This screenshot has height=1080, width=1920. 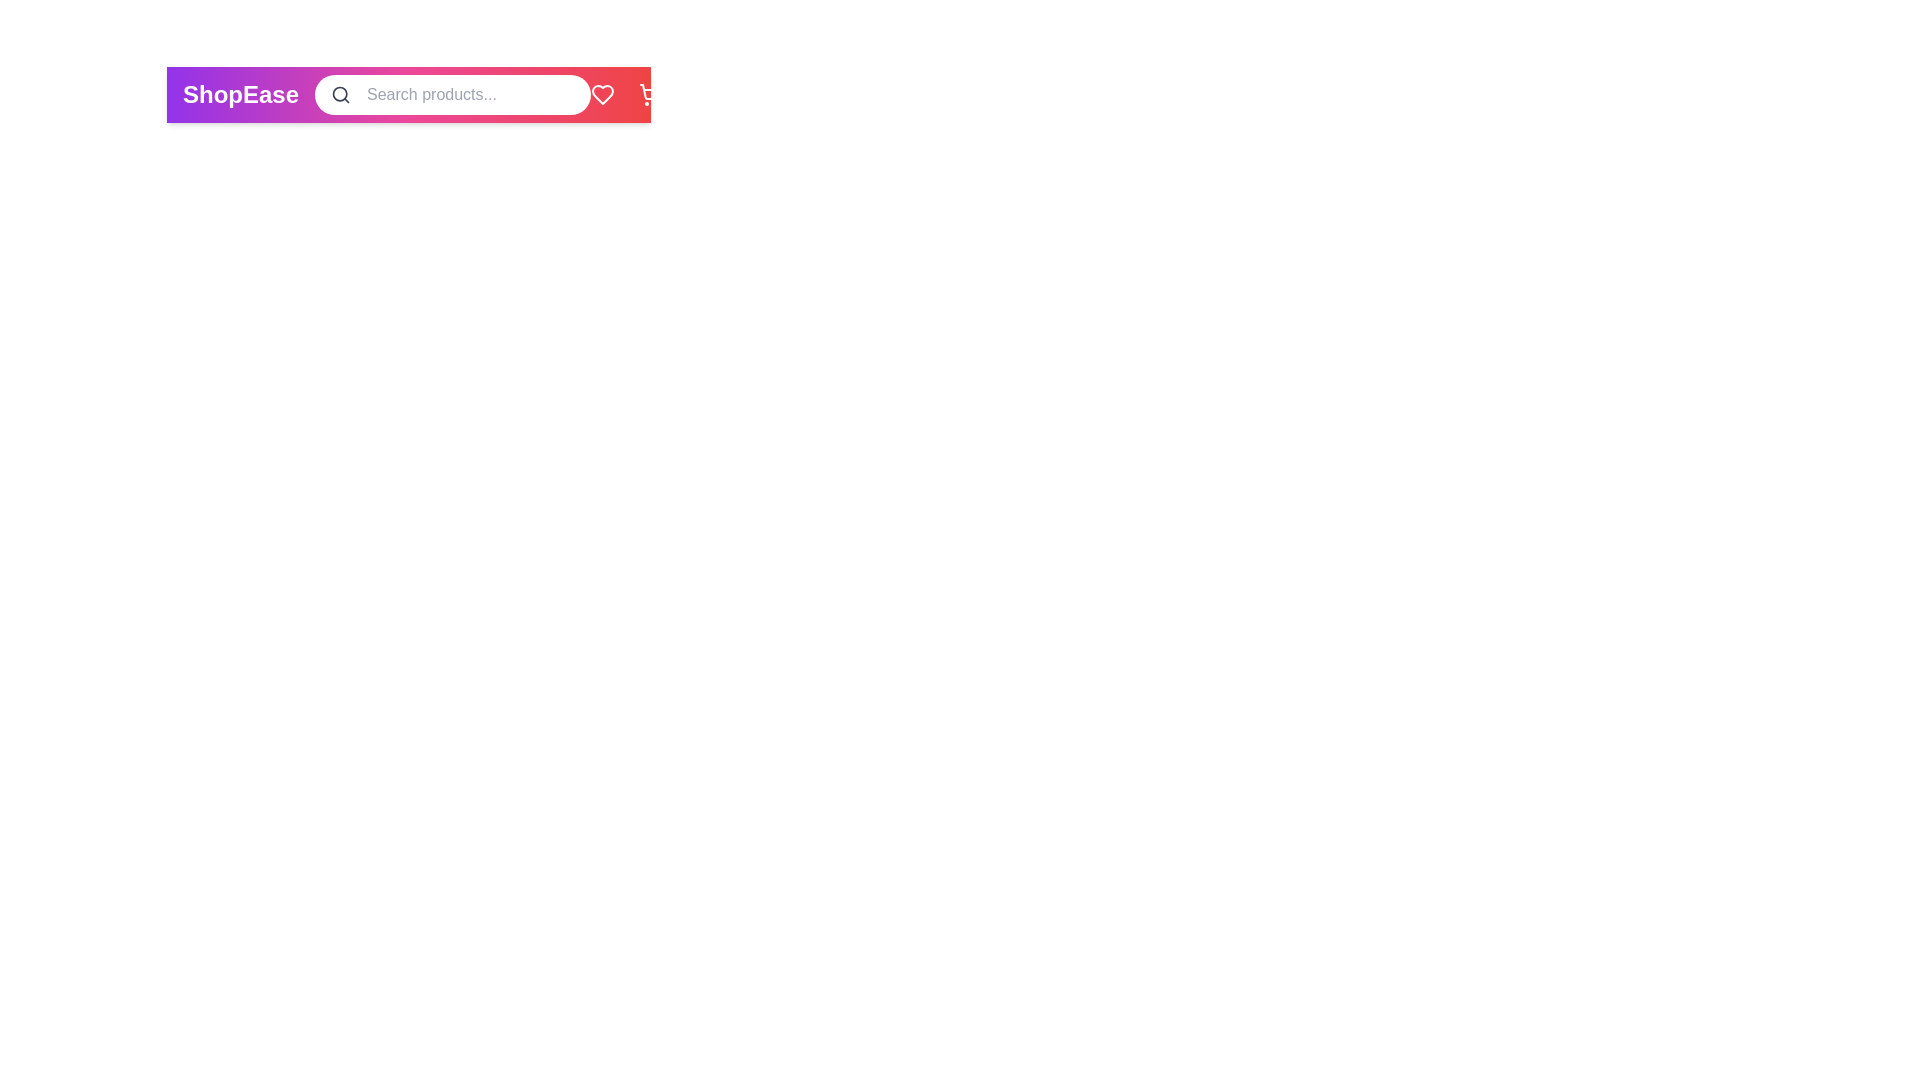 What do you see at coordinates (602, 95) in the screenshot?
I see `the heart icon to view favorites` at bounding box center [602, 95].